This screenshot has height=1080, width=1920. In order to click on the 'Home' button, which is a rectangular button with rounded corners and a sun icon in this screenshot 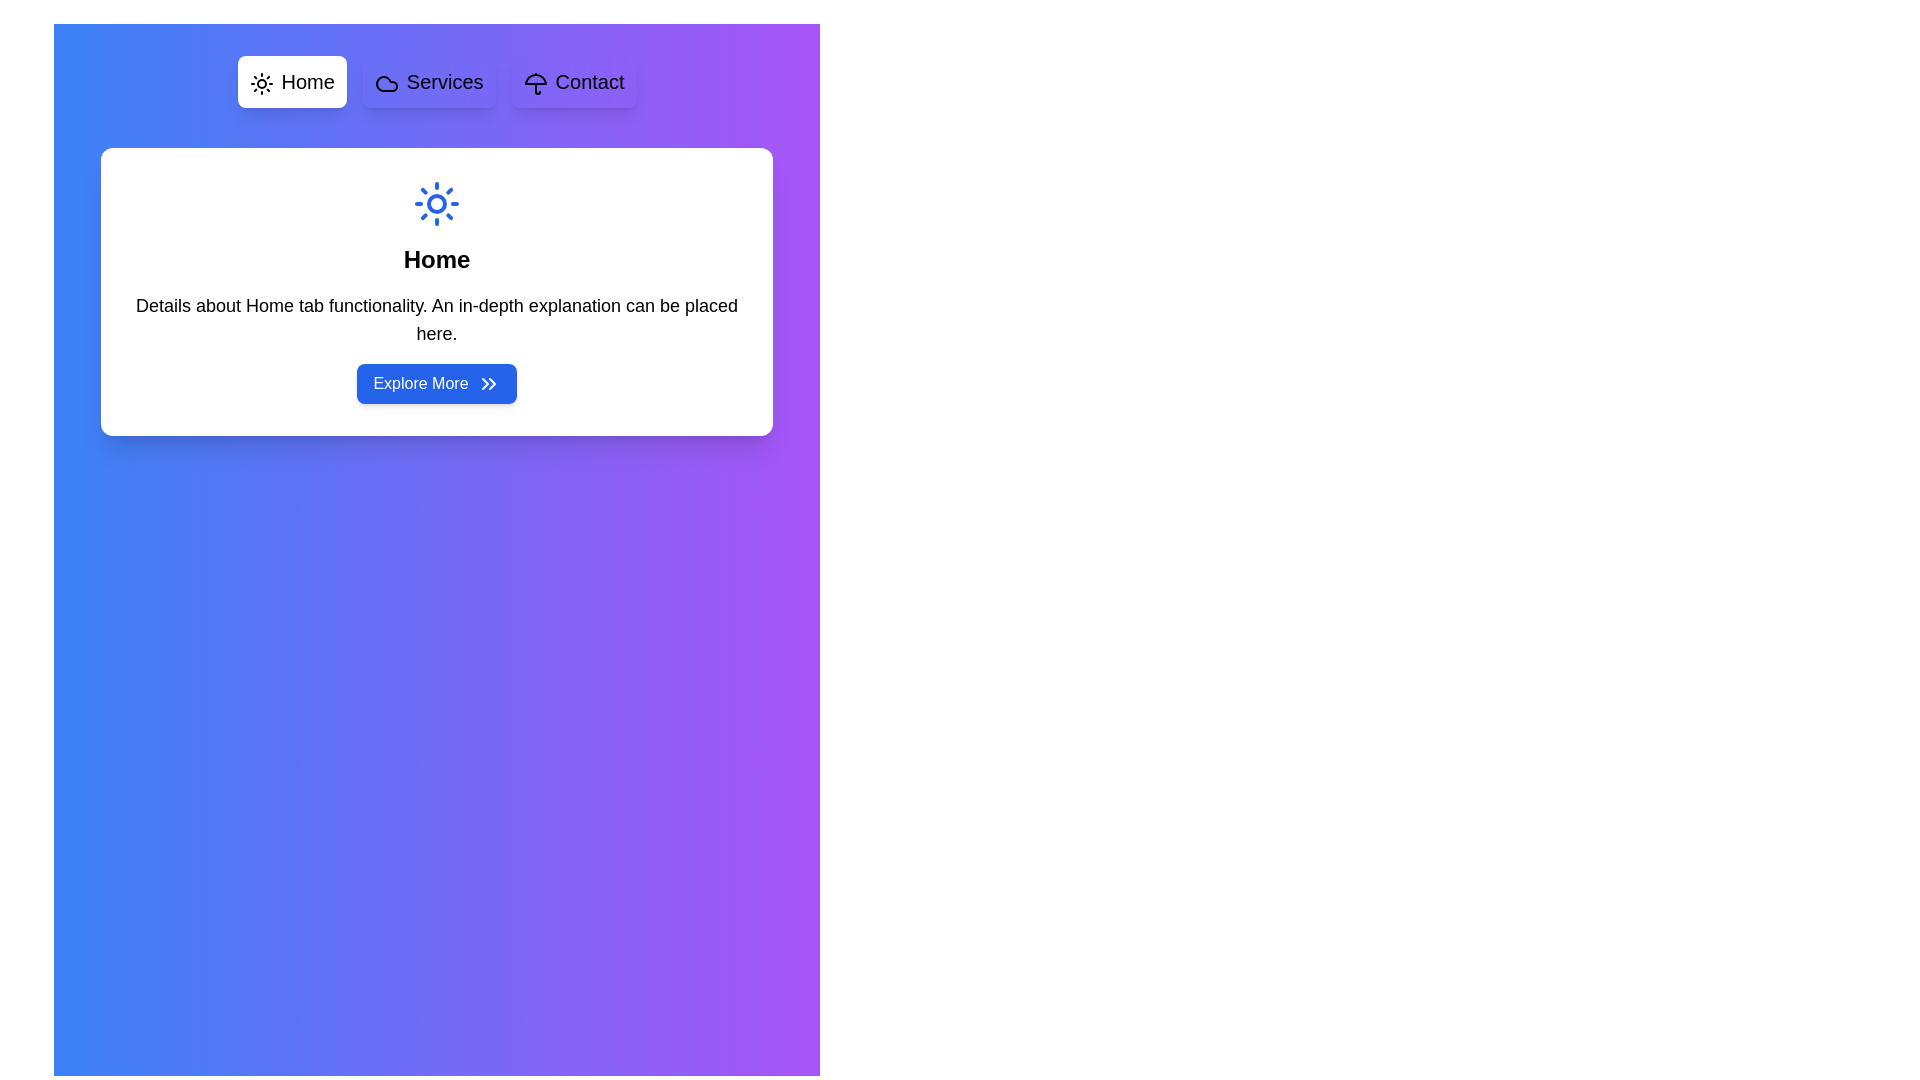, I will do `click(291, 80)`.